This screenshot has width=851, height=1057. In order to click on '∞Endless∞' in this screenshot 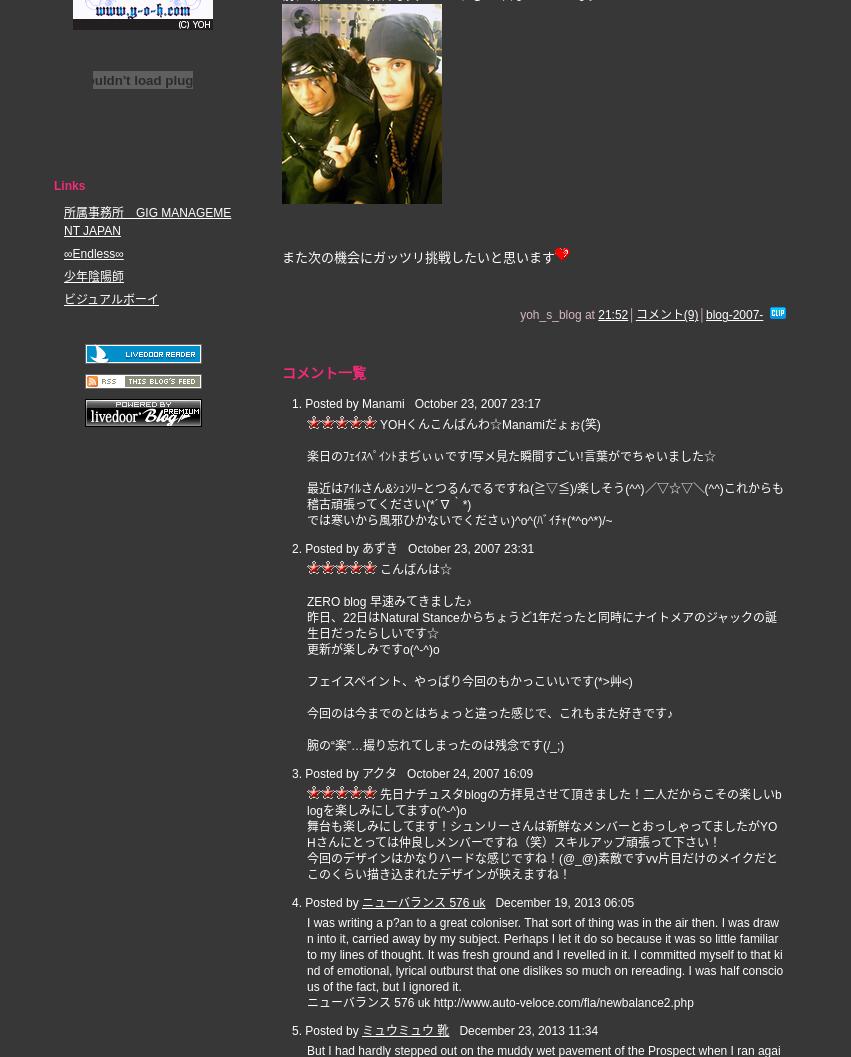, I will do `click(92, 252)`.